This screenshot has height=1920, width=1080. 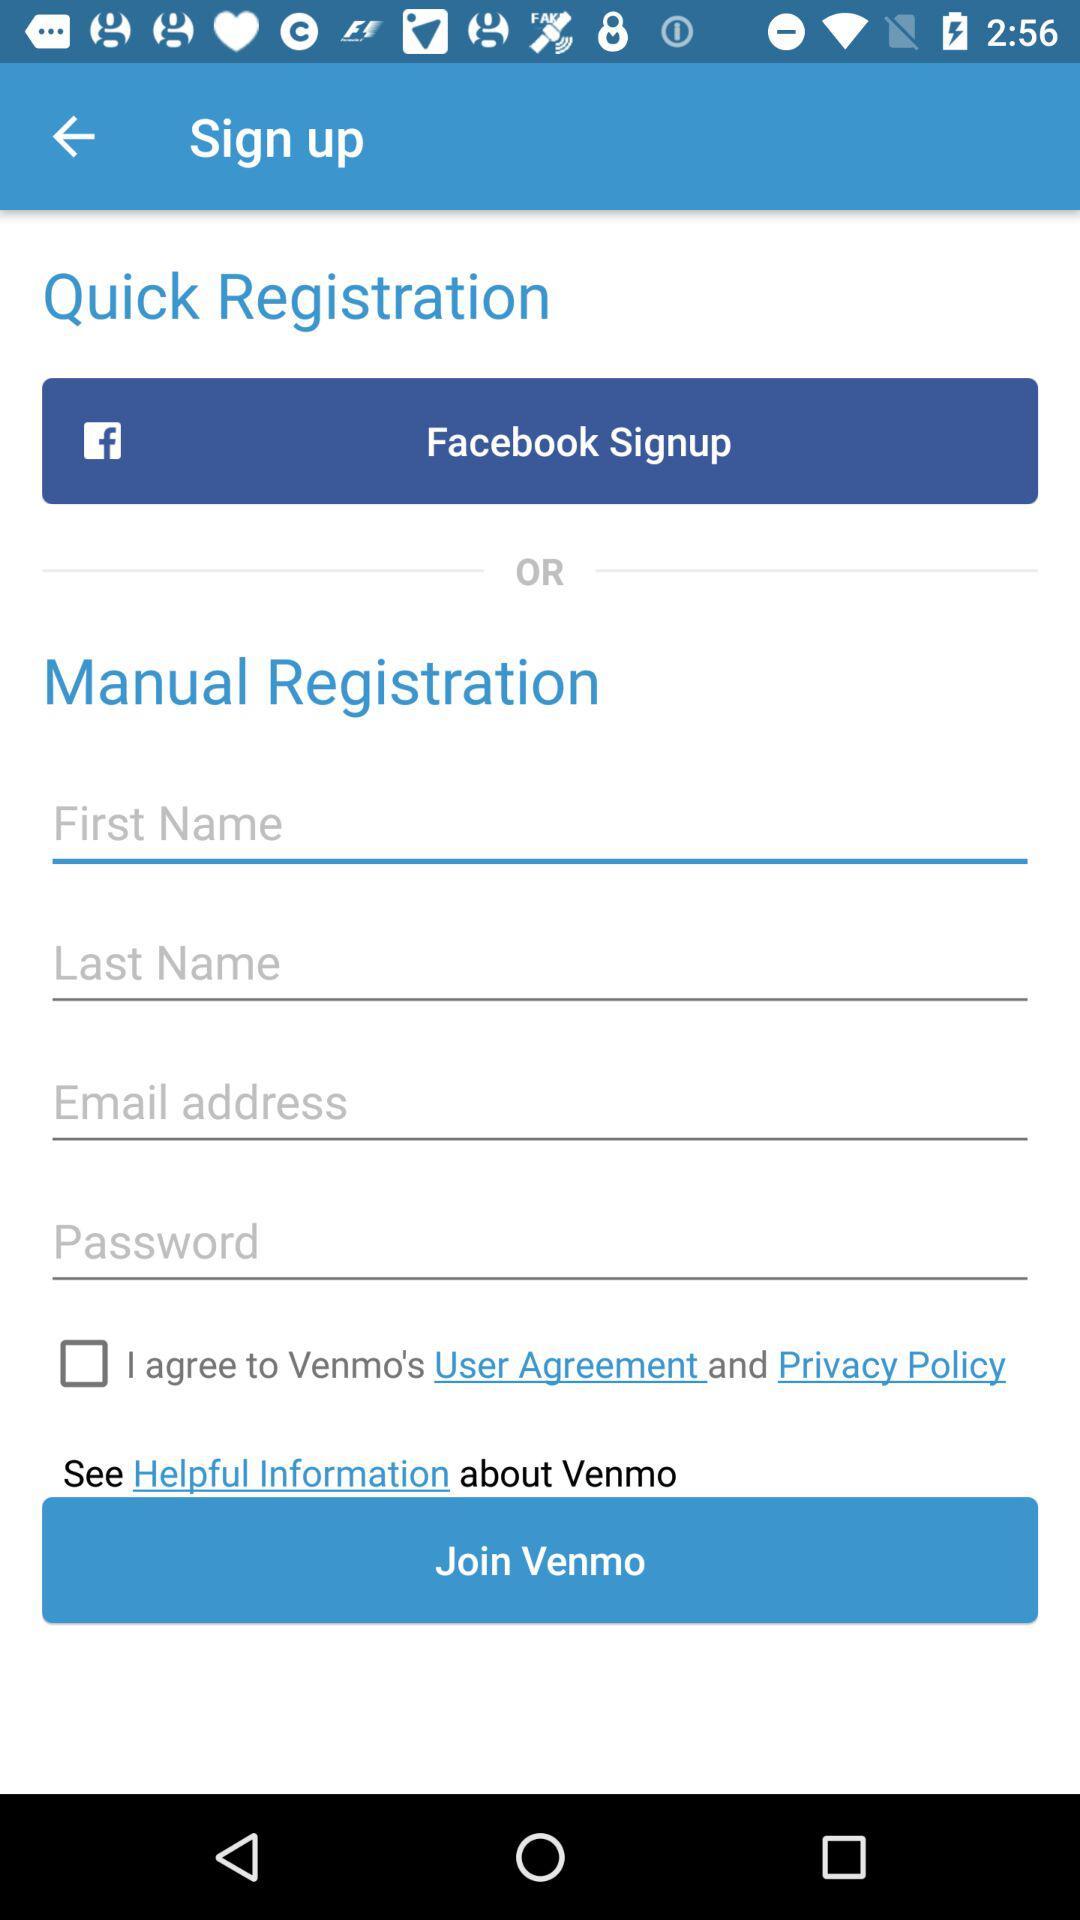 I want to click on the icon below the manual registration icon, so click(x=540, y=822).